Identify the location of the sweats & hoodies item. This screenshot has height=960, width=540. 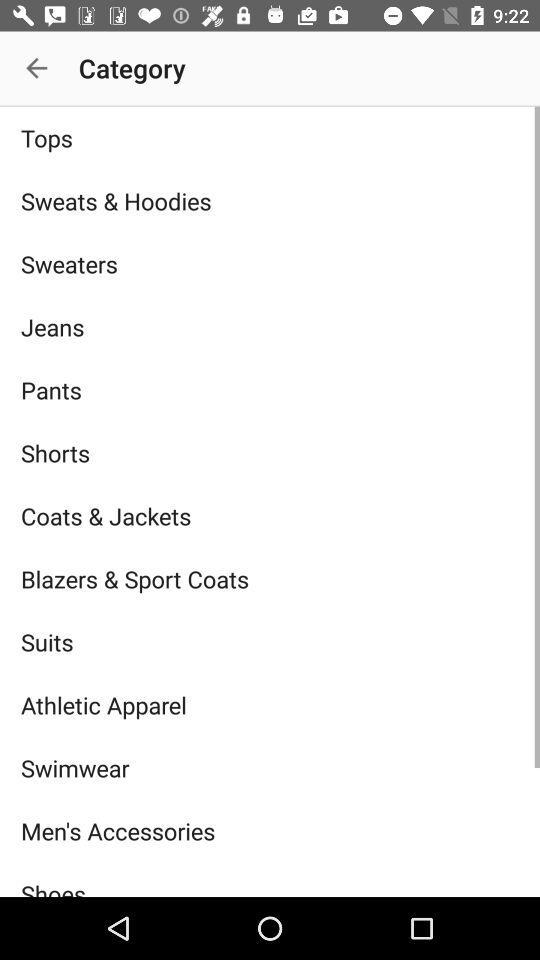
(270, 201).